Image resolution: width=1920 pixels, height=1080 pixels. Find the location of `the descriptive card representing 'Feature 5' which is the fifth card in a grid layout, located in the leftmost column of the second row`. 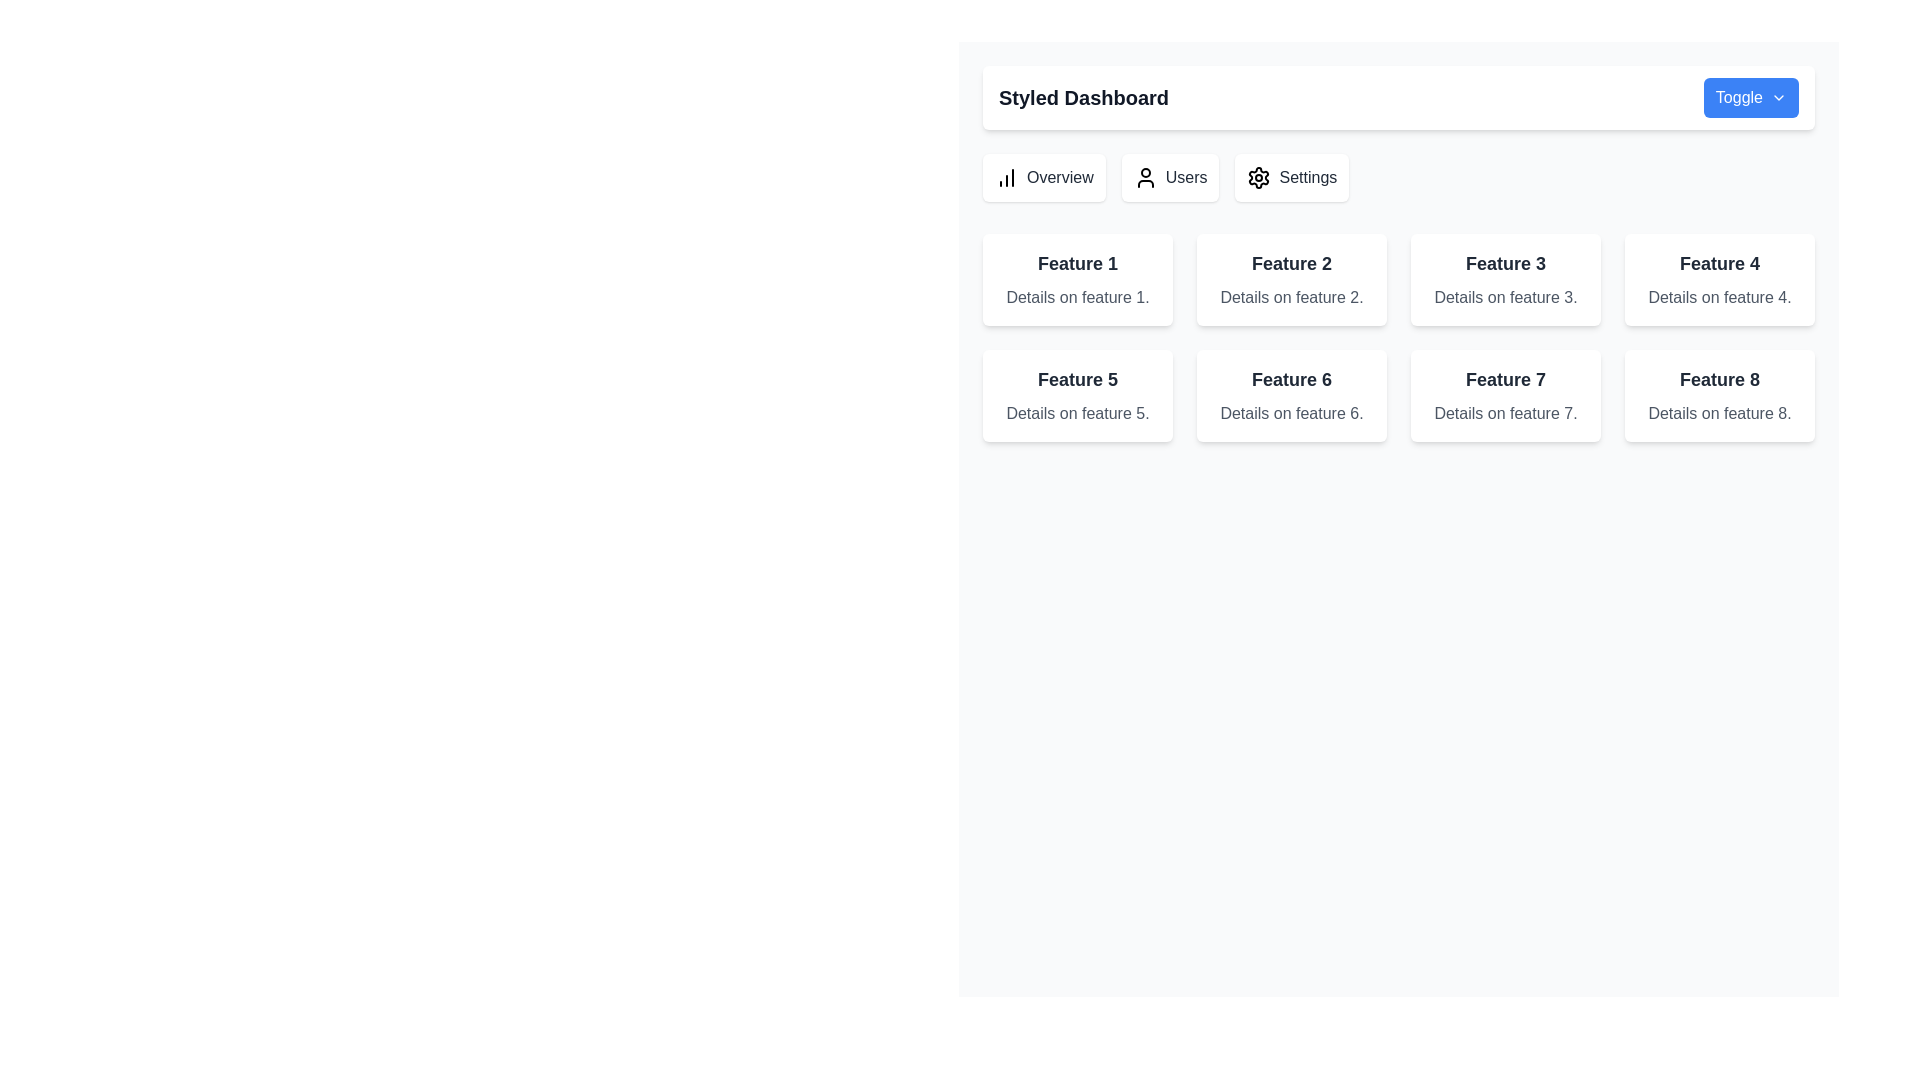

the descriptive card representing 'Feature 5' which is the fifth card in a grid layout, located in the leftmost column of the second row is located at coordinates (1077, 396).